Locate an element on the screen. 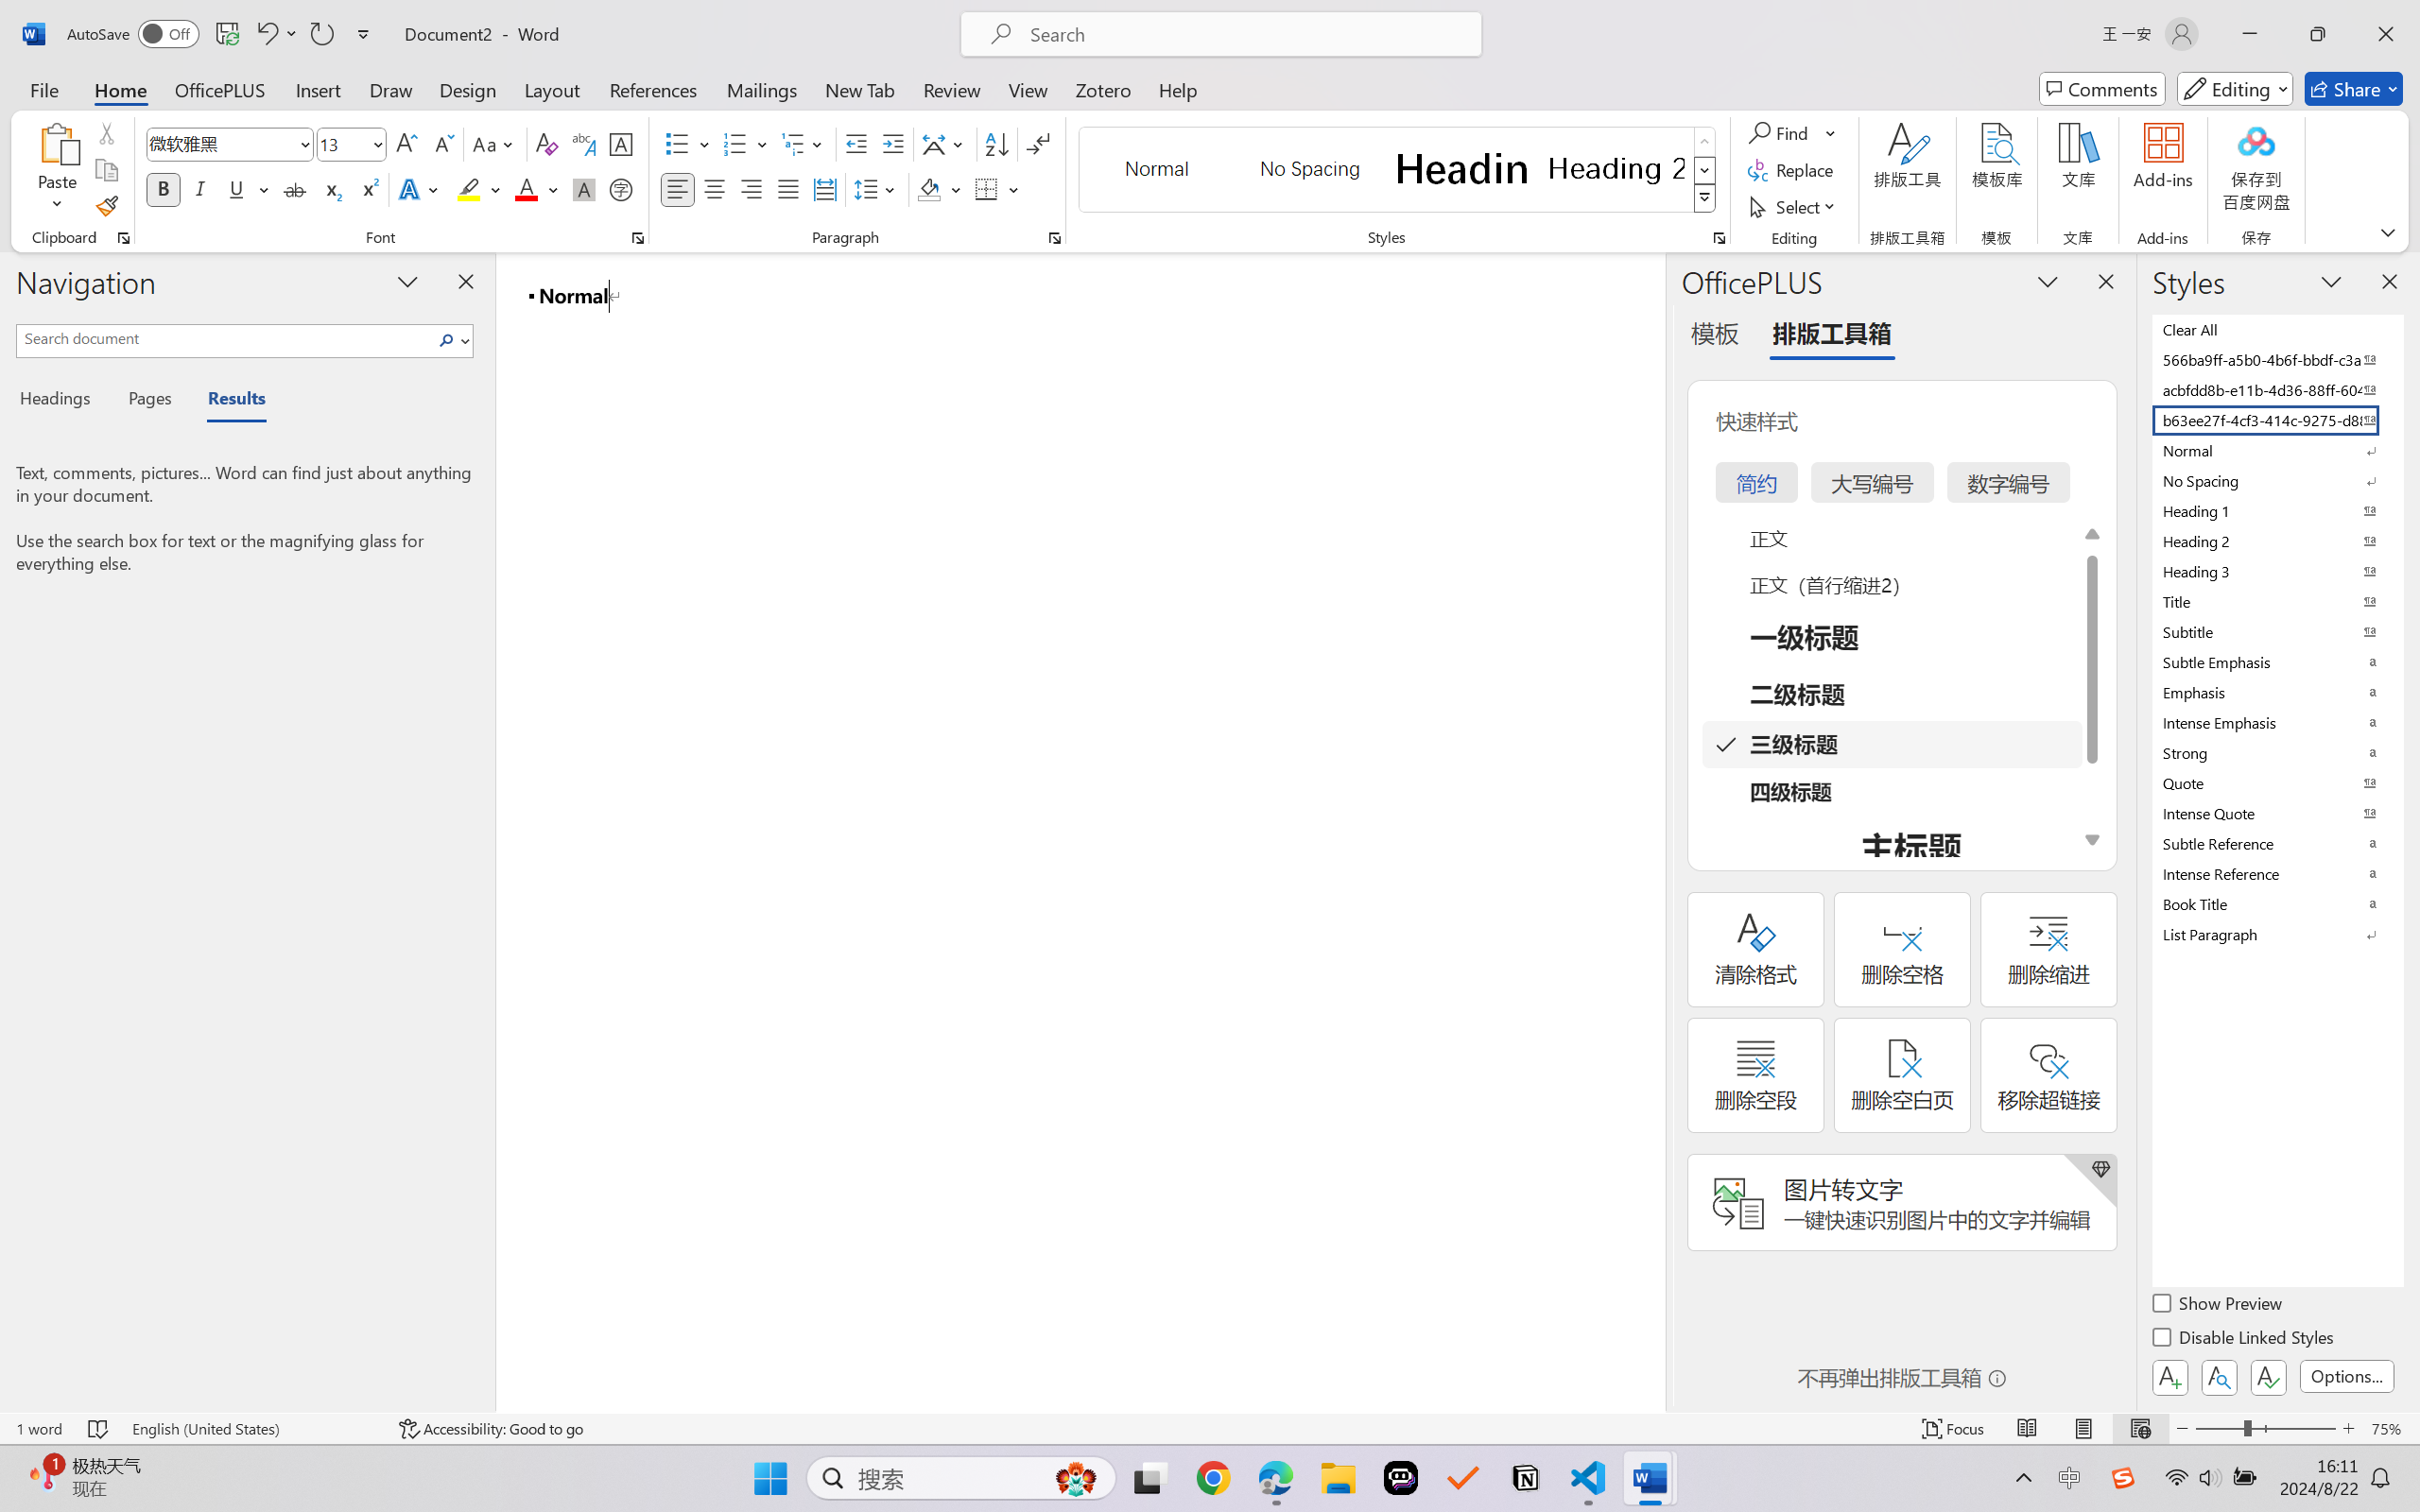 Image resolution: width=2420 pixels, height=1512 pixels. 'Align Right' is located at coordinates (752, 188).